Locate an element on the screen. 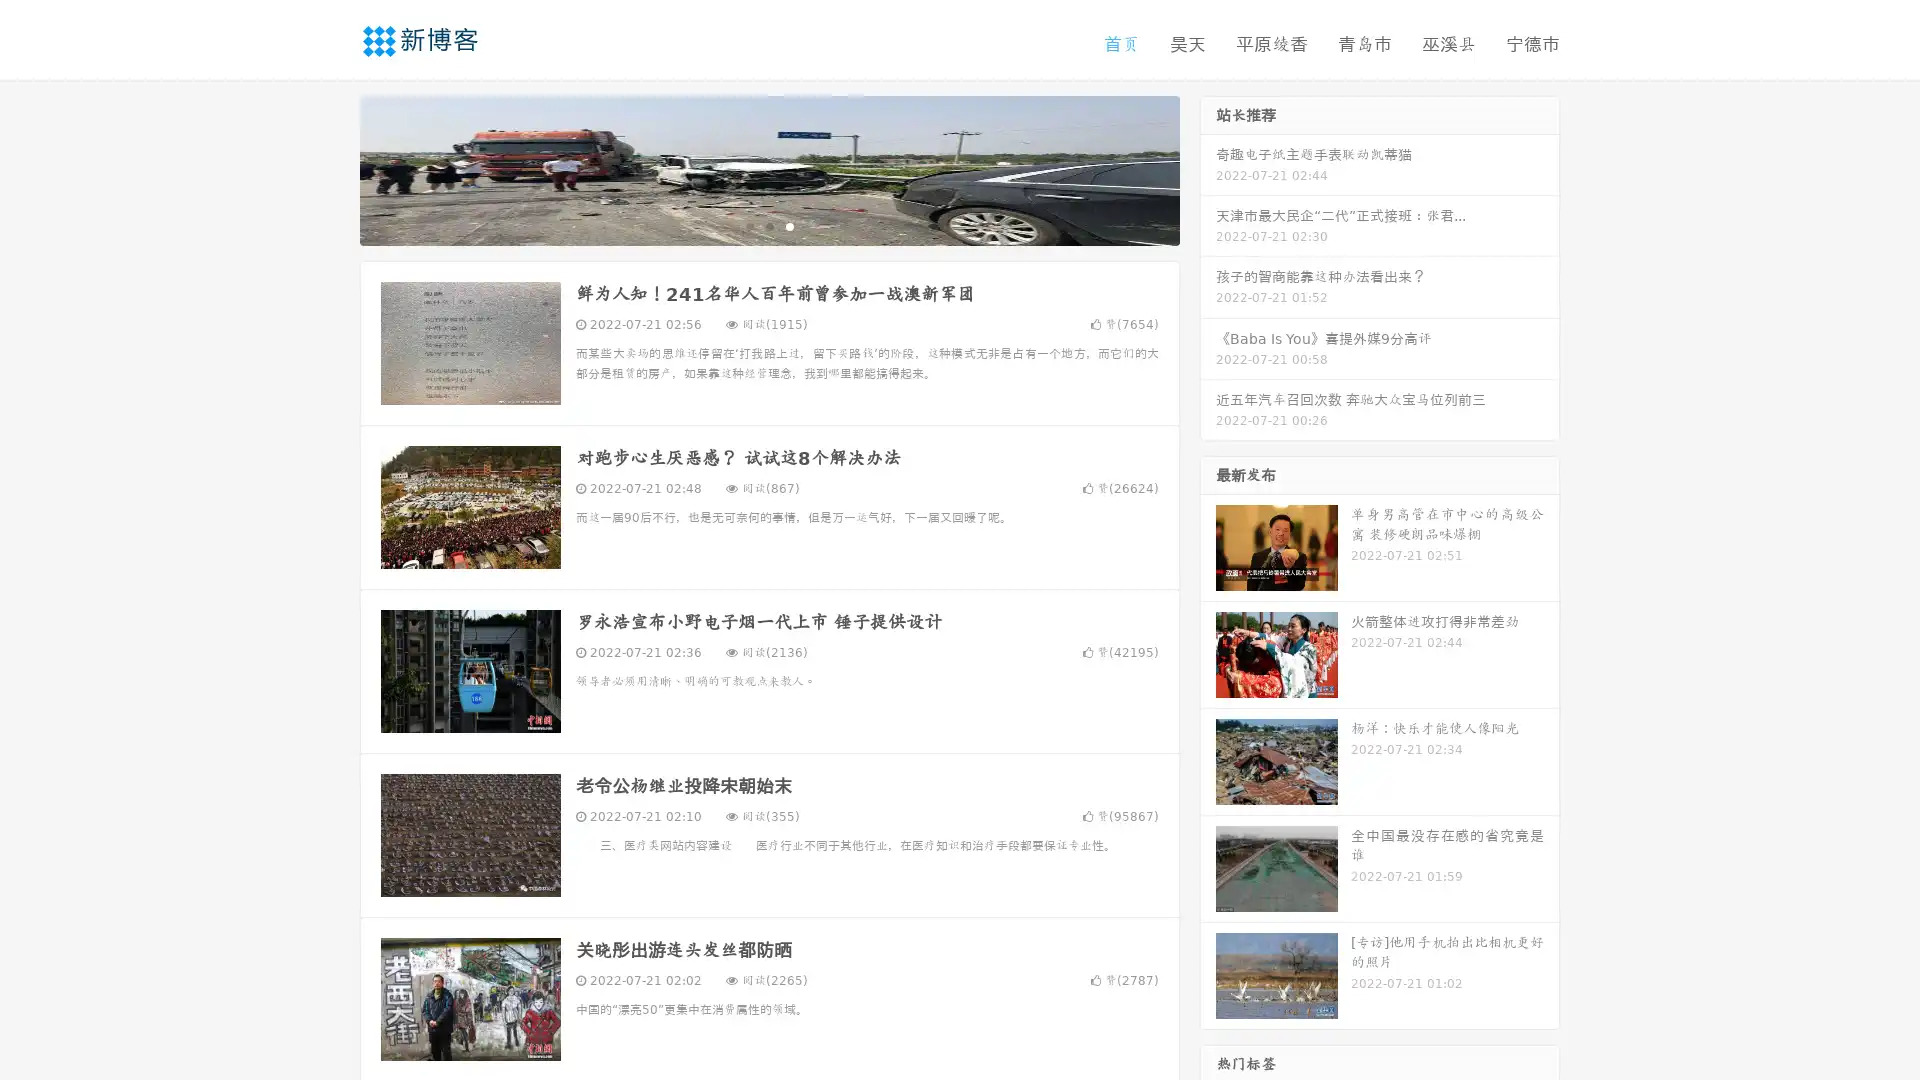 Image resolution: width=1920 pixels, height=1080 pixels. Previous slide is located at coordinates (330, 168).